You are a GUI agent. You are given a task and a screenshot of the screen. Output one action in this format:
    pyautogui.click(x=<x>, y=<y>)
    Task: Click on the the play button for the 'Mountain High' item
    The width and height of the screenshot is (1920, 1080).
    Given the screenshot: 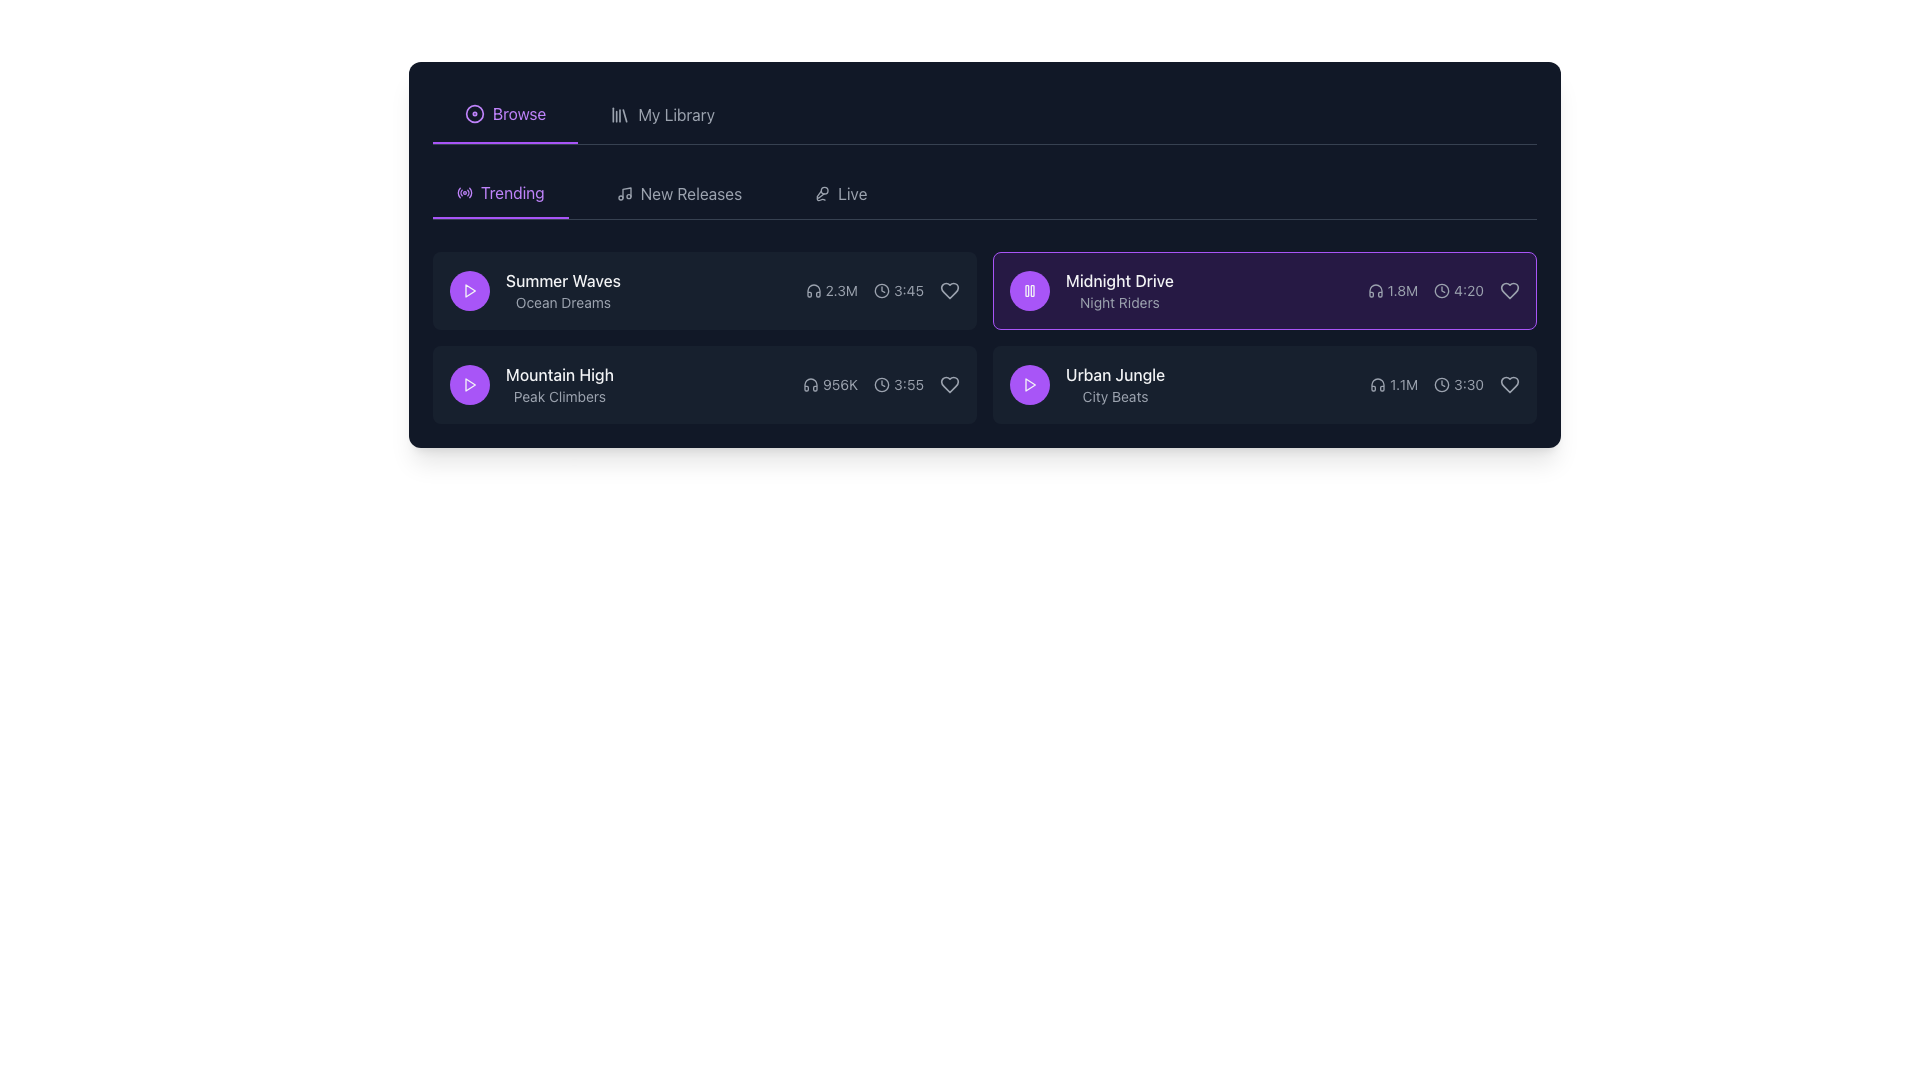 What is the action you would take?
    pyautogui.click(x=469, y=385)
    